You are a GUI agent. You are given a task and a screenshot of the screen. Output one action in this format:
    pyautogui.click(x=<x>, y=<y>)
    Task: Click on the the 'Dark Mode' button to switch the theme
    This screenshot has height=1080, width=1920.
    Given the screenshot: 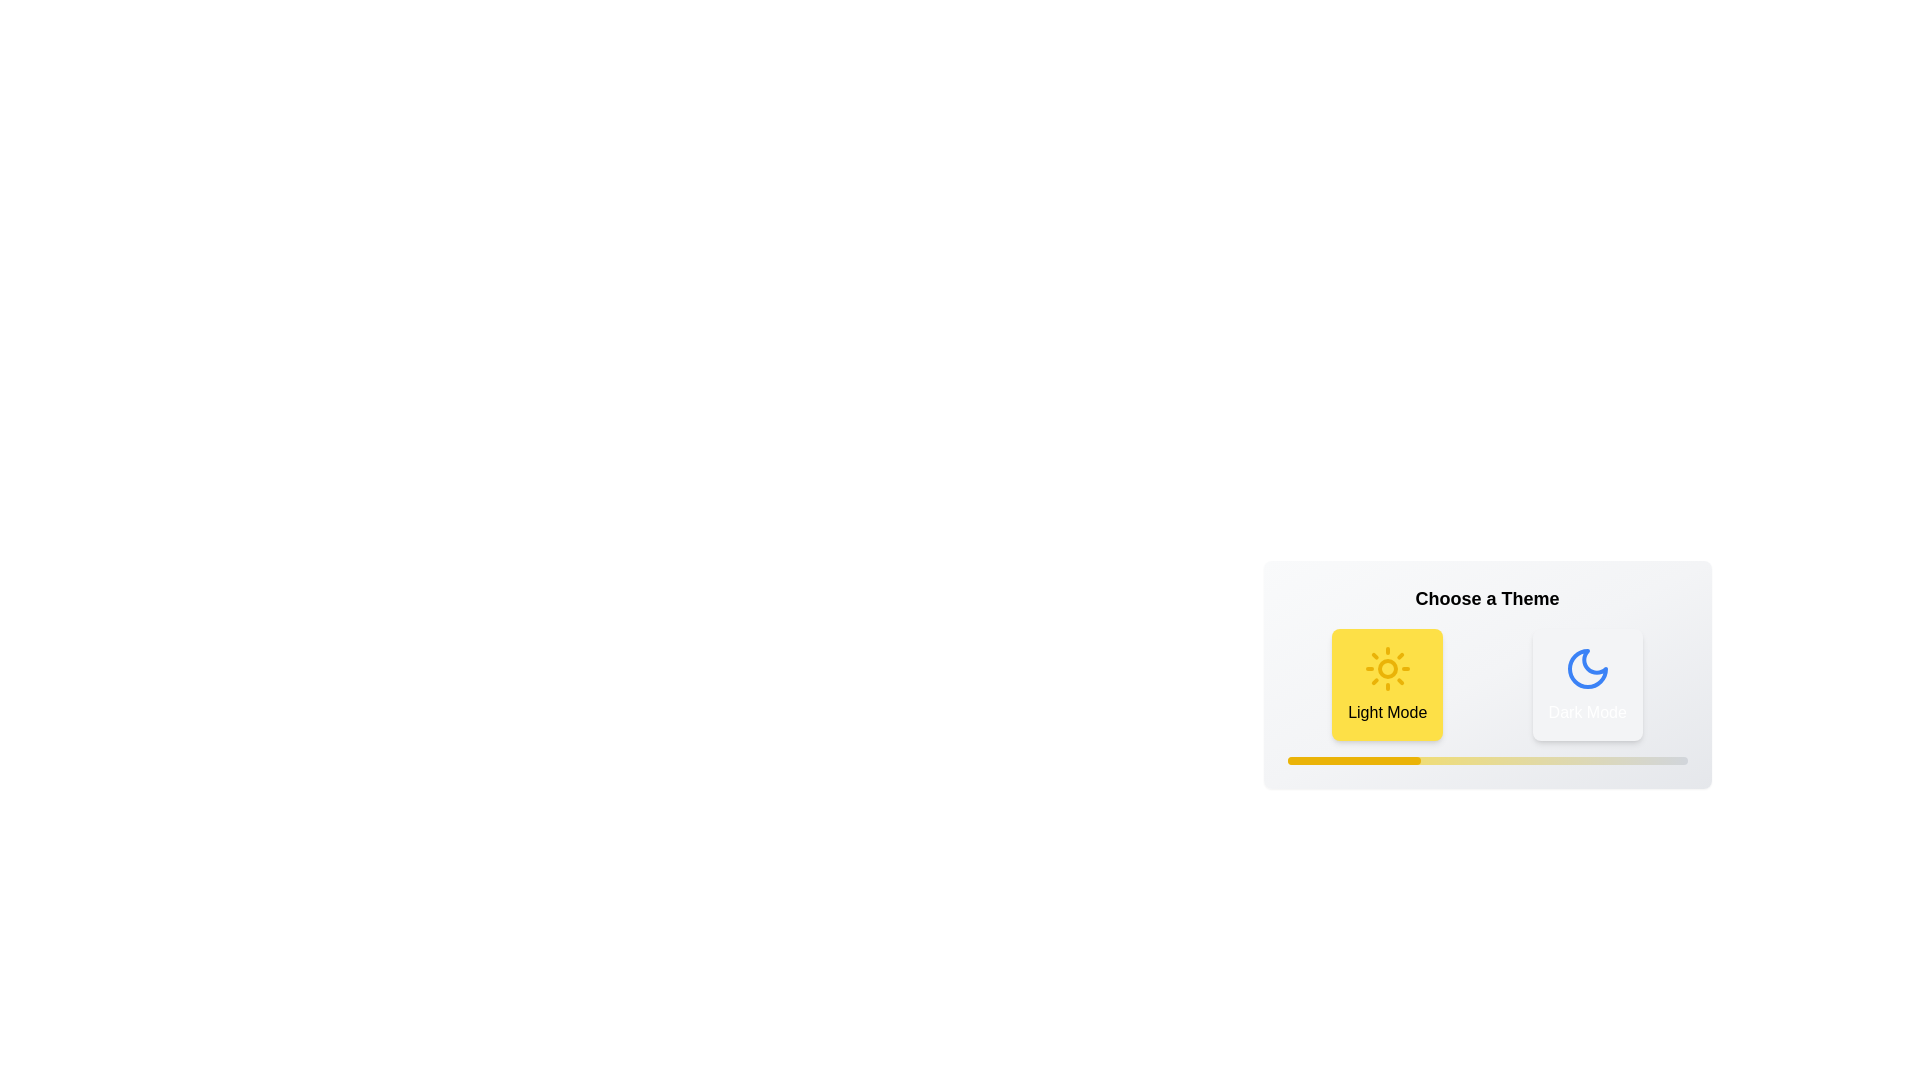 What is the action you would take?
    pyautogui.click(x=1586, y=684)
    